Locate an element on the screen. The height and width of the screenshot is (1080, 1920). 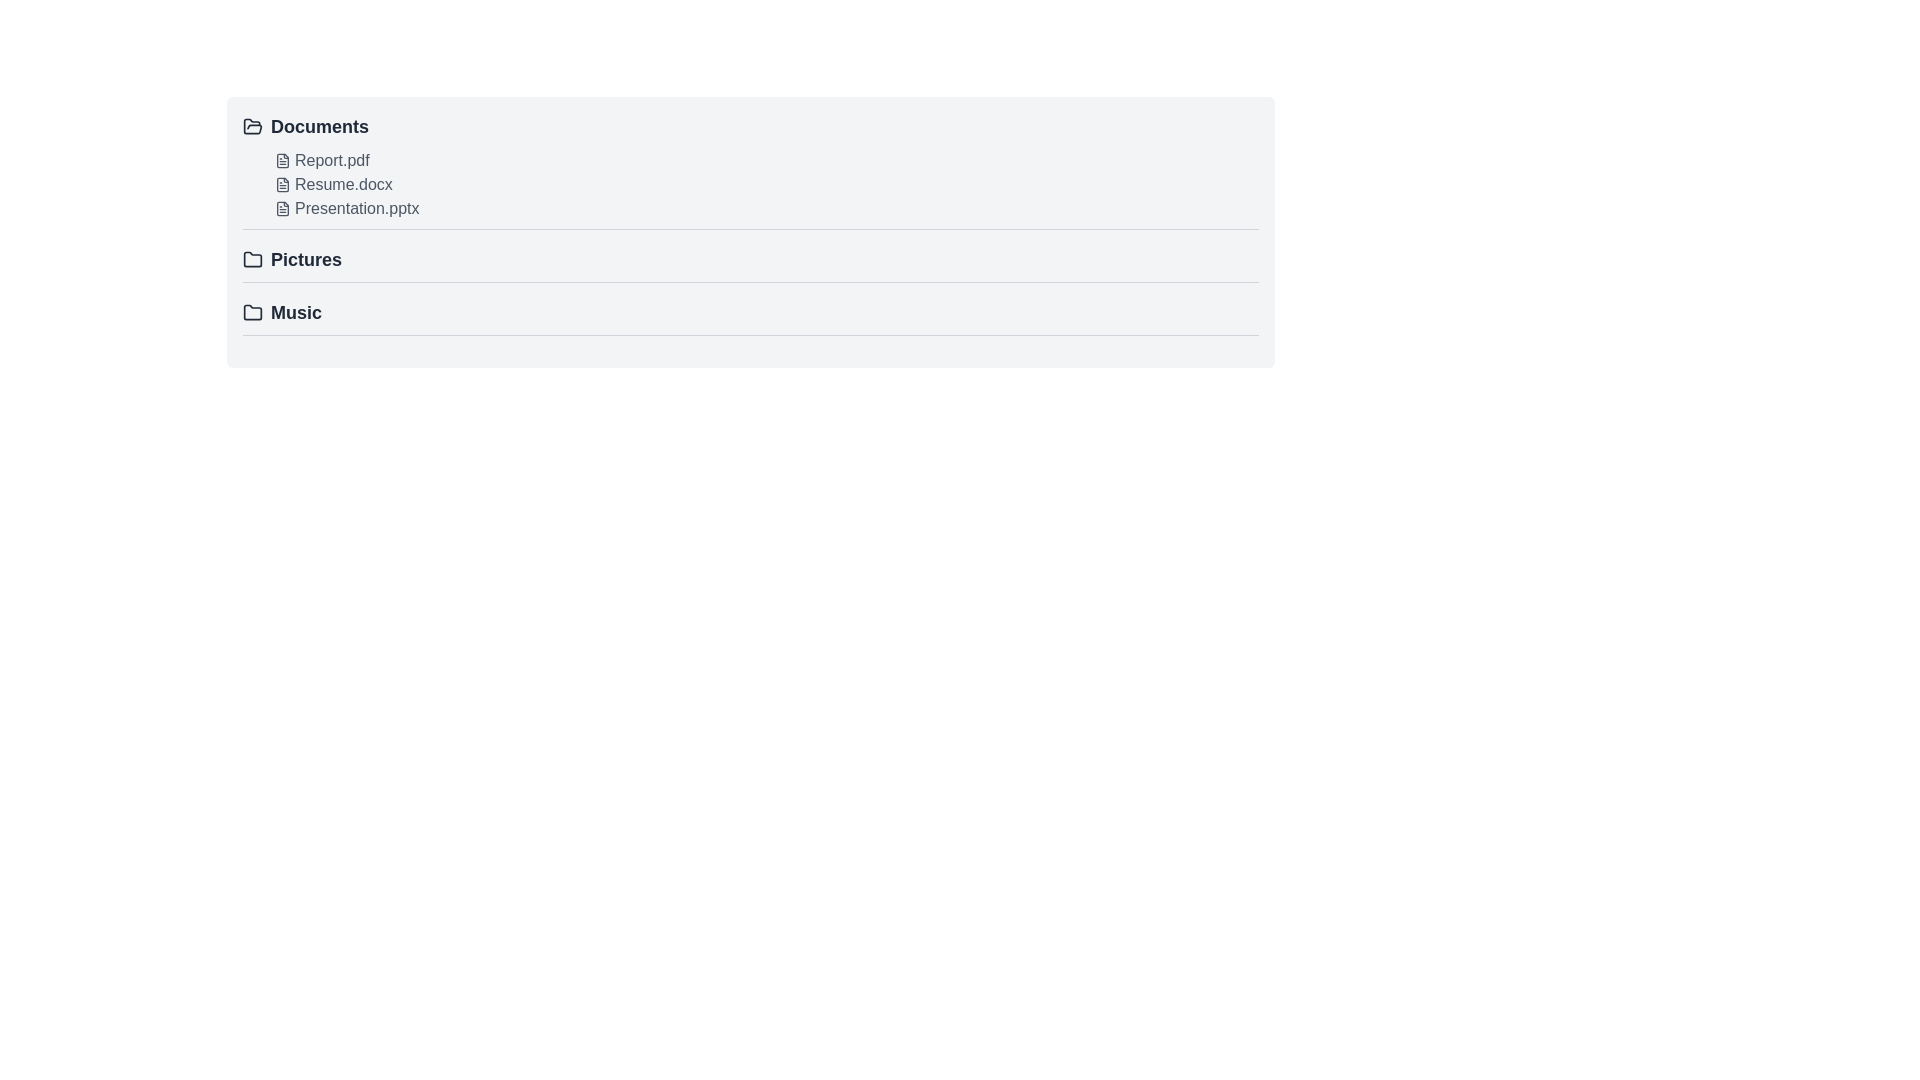
the 'Music' folder label with icon, which is the last entry in a vertical list of folders is located at coordinates (281, 312).